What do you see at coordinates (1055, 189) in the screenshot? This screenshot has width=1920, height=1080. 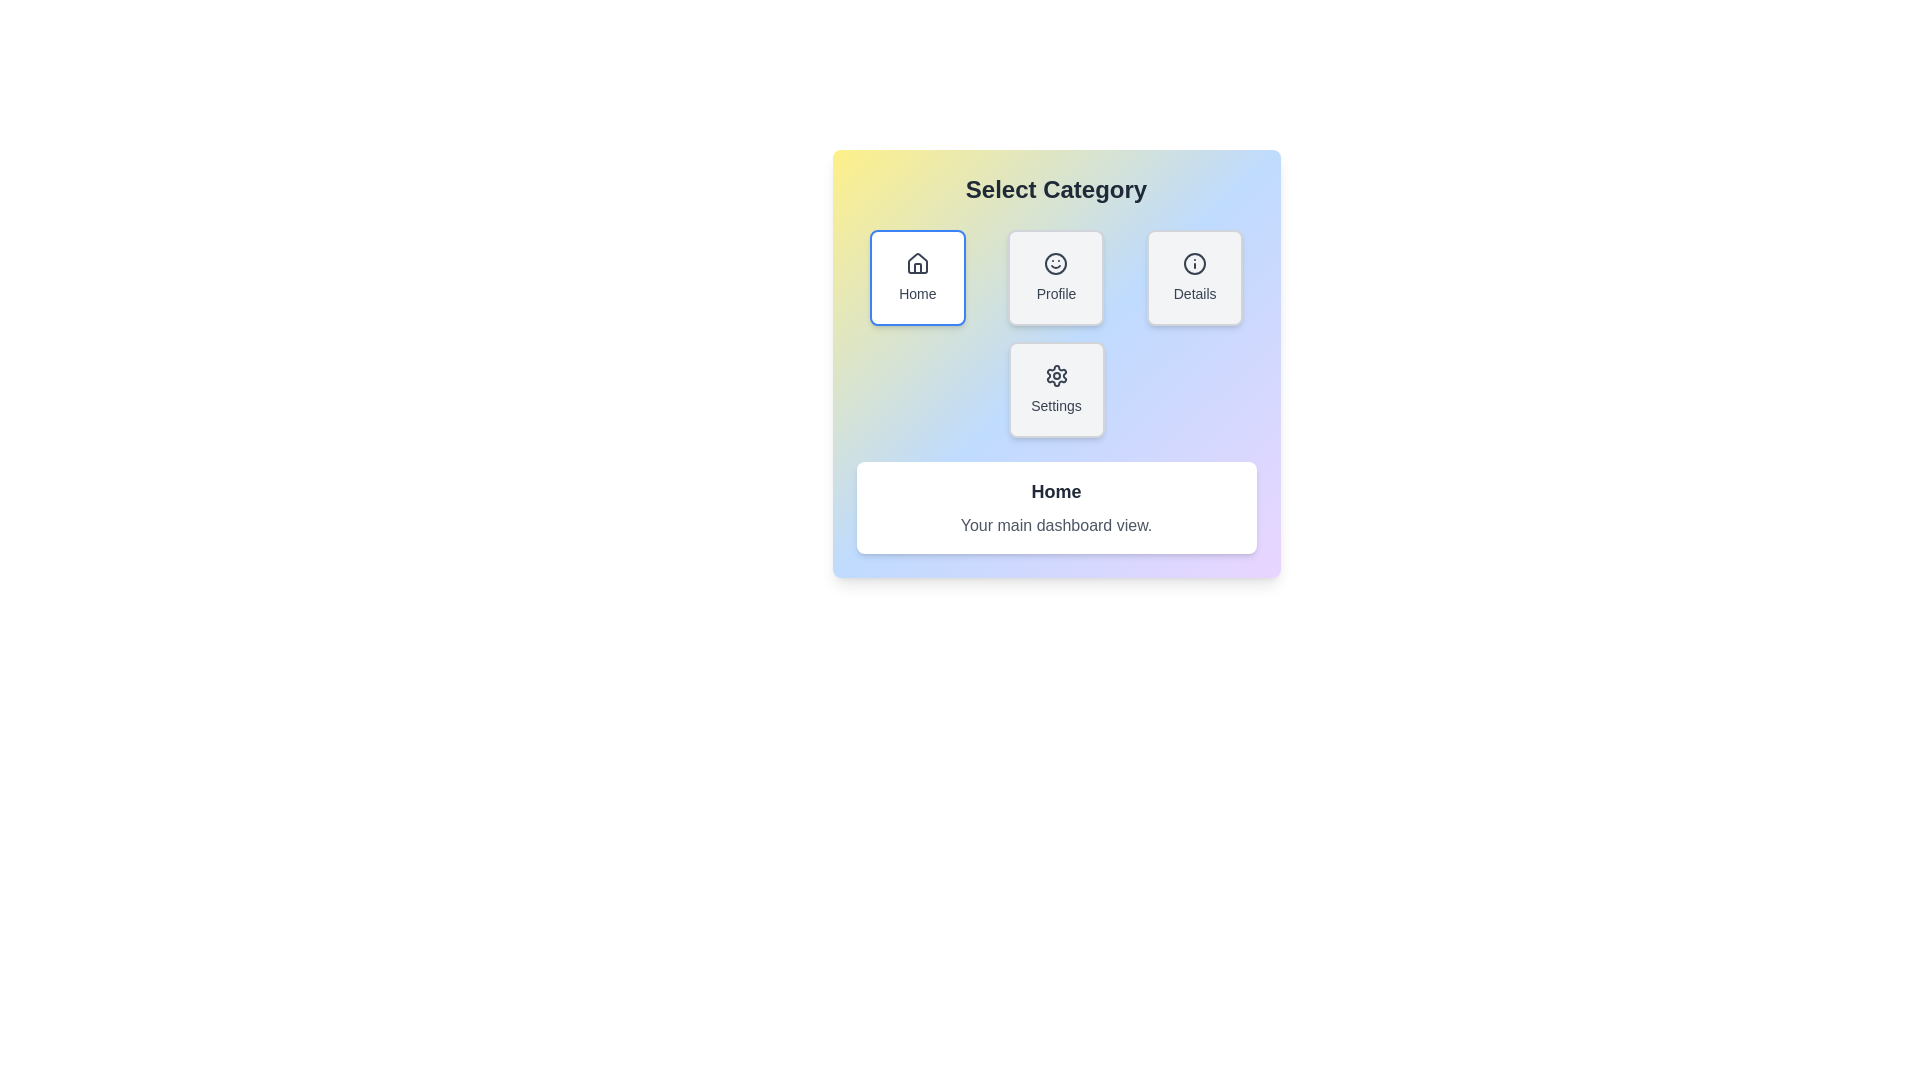 I see `the 'Select Category' text element, which is bold and large, centered at the top of a card-like component with a gradient background` at bounding box center [1055, 189].